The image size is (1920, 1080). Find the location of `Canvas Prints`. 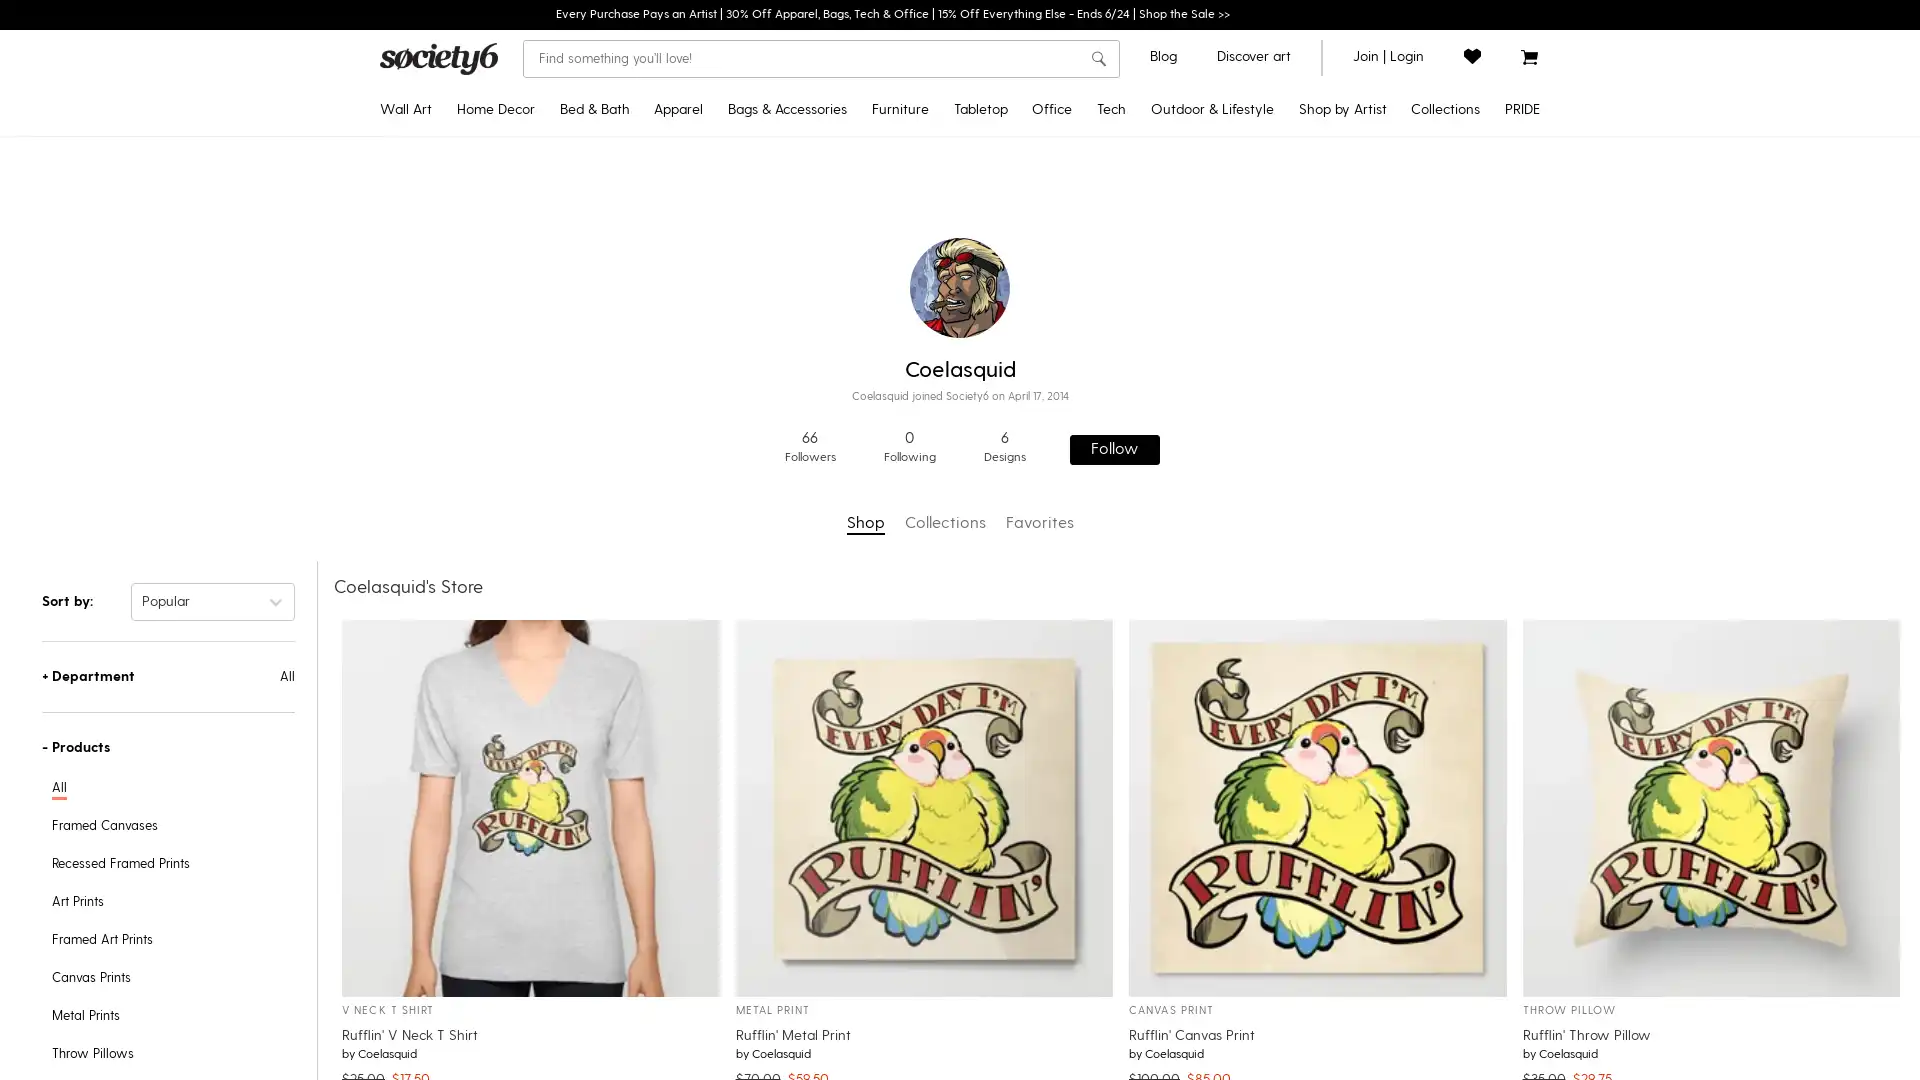

Canvas Prints is located at coordinates (470, 256).